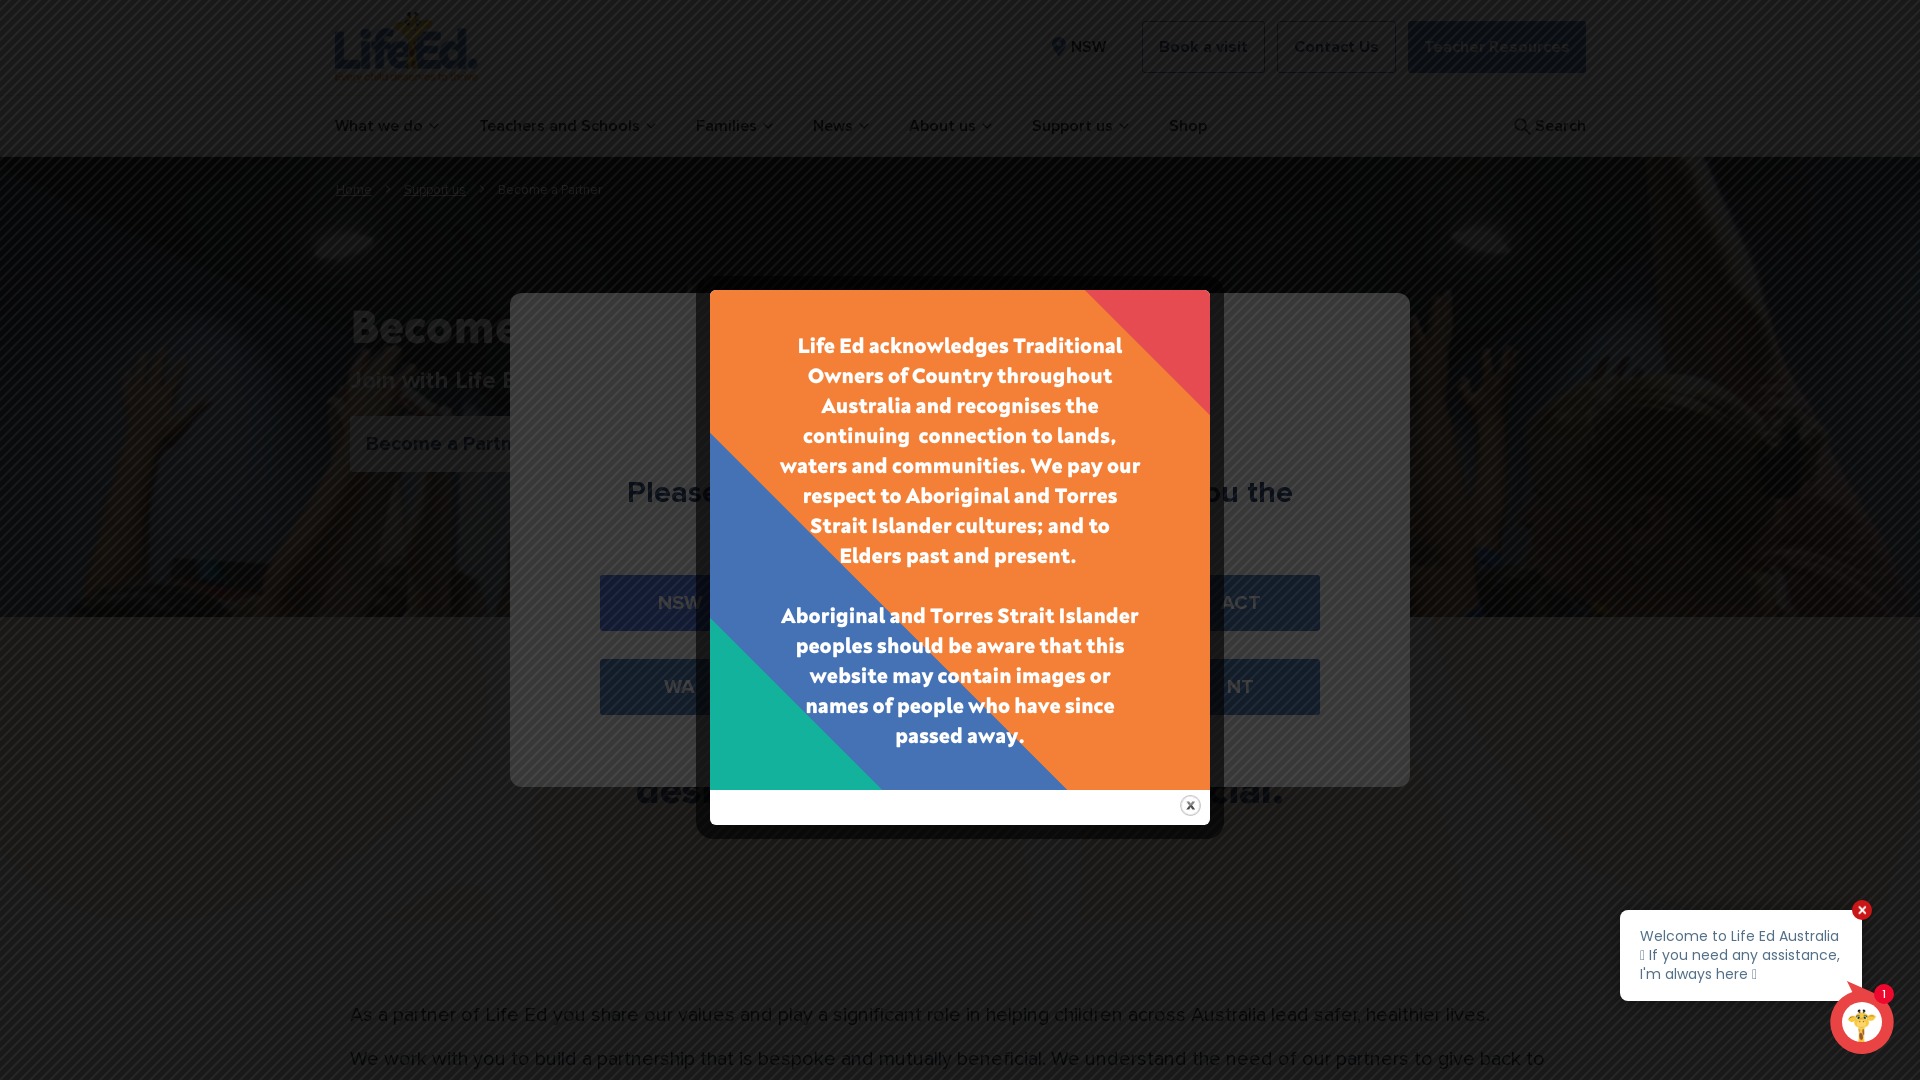 This screenshot has height=1080, width=1920. What do you see at coordinates (1161, 601) in the screenshot?
I see `'ACT'` at bounding box center [1161, 601].